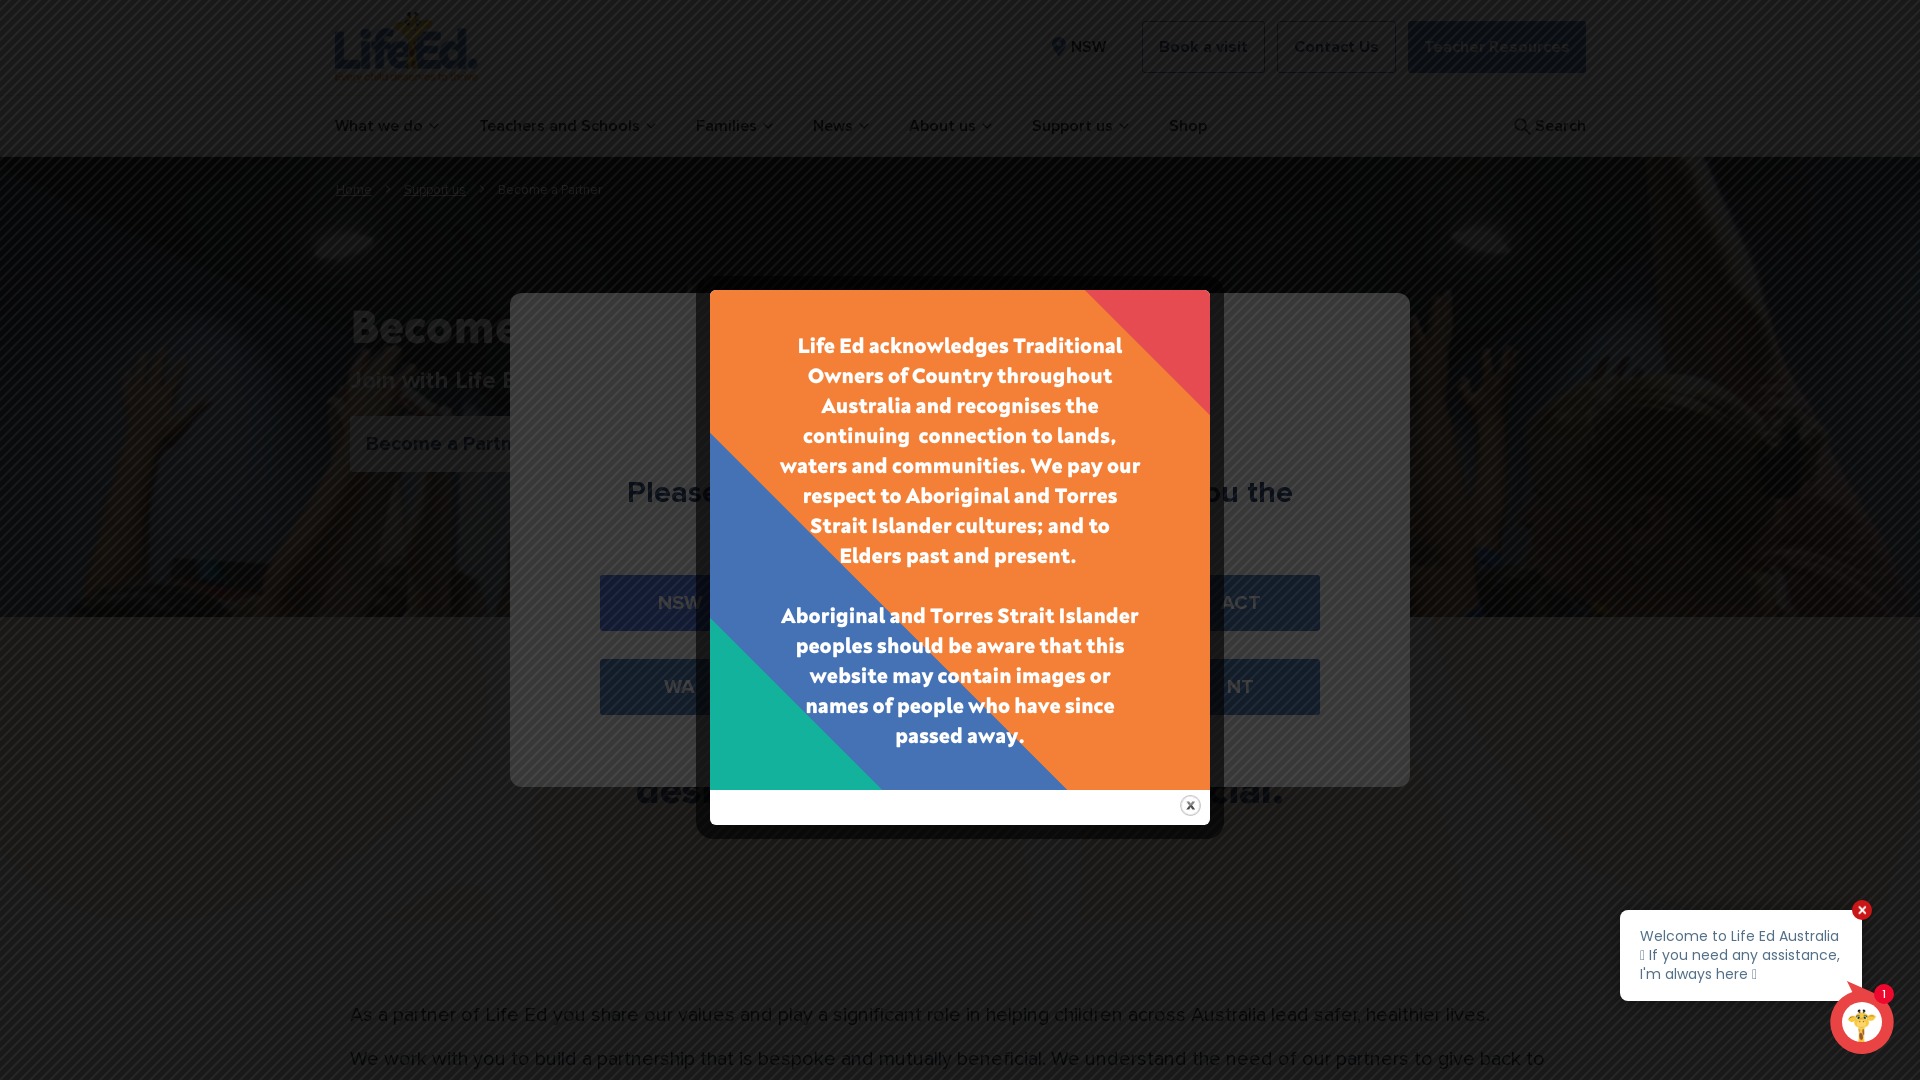 This screenshot has height=1080, width=1920. What do you see at coordinates (1161, 601) in the screenshot?
I see `'ACT'` at bounding box center [1161, 601].